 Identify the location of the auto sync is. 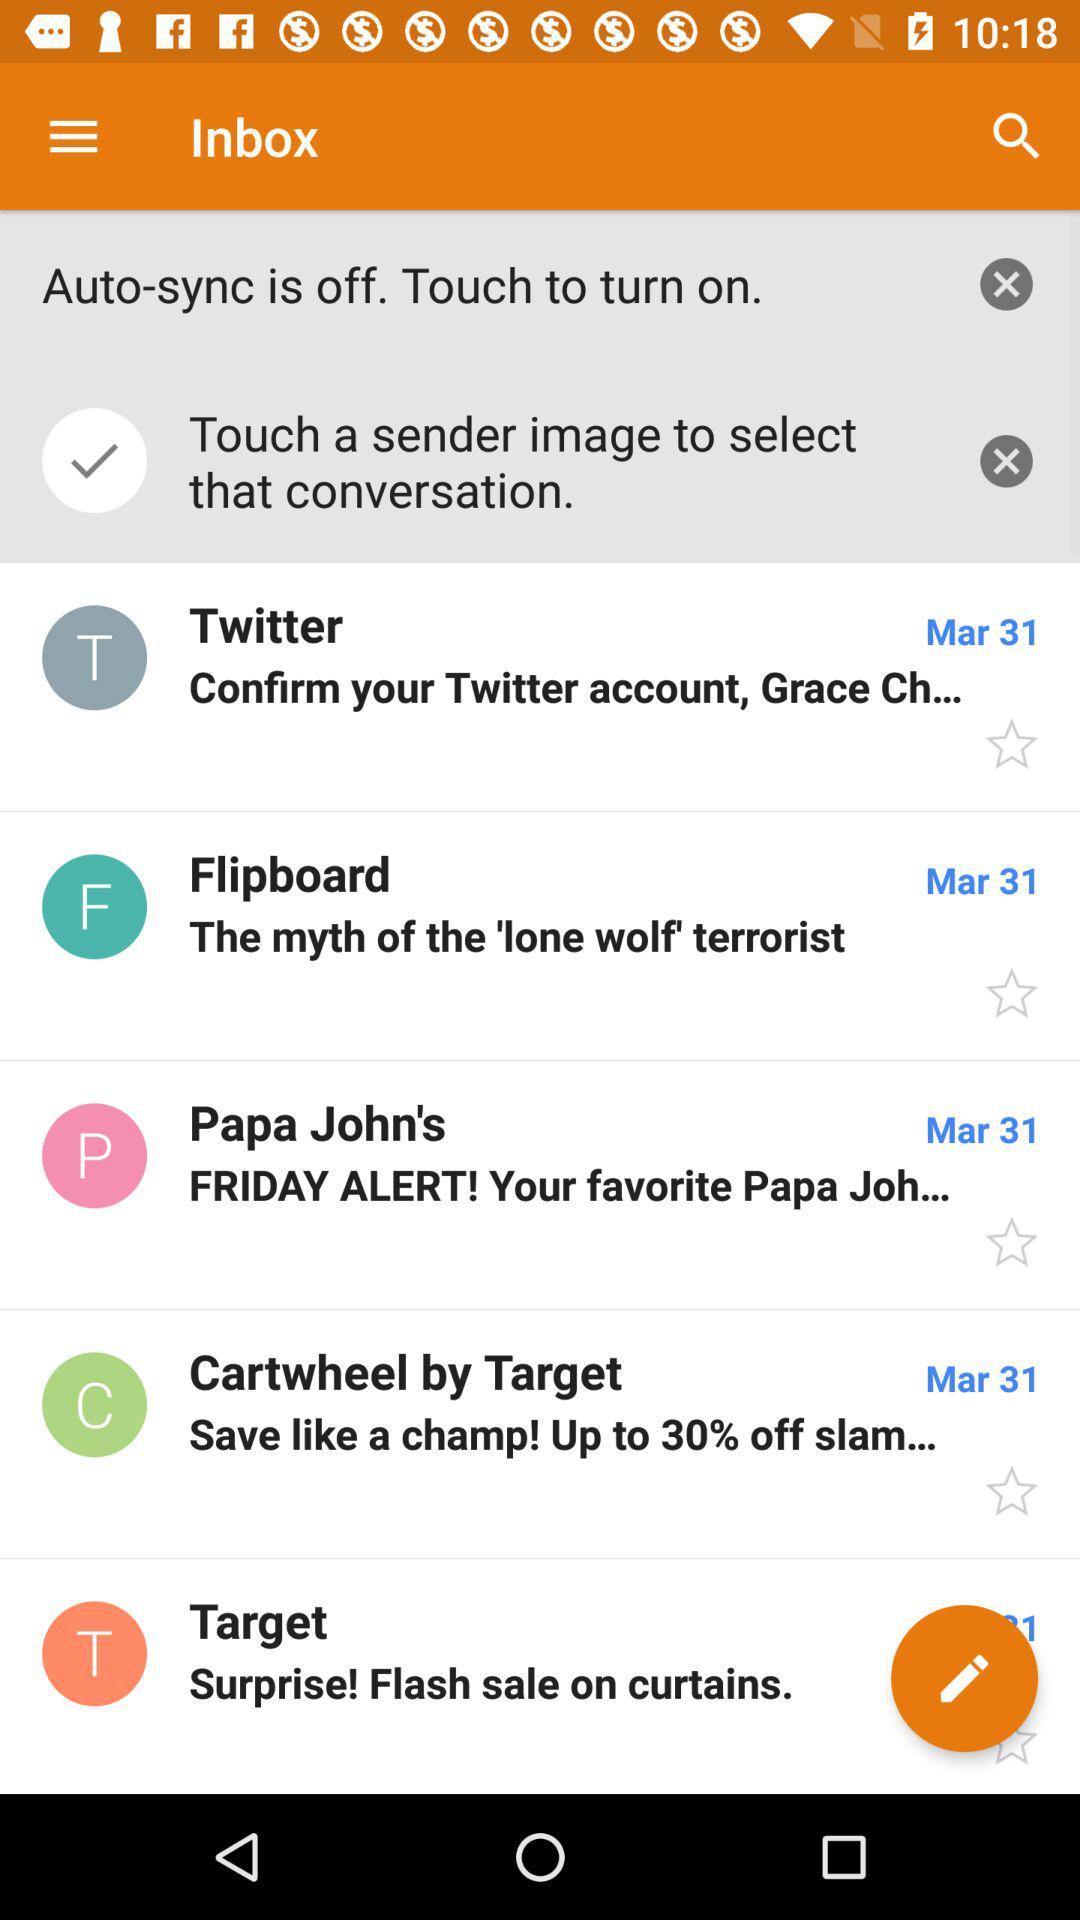
(487, 283).